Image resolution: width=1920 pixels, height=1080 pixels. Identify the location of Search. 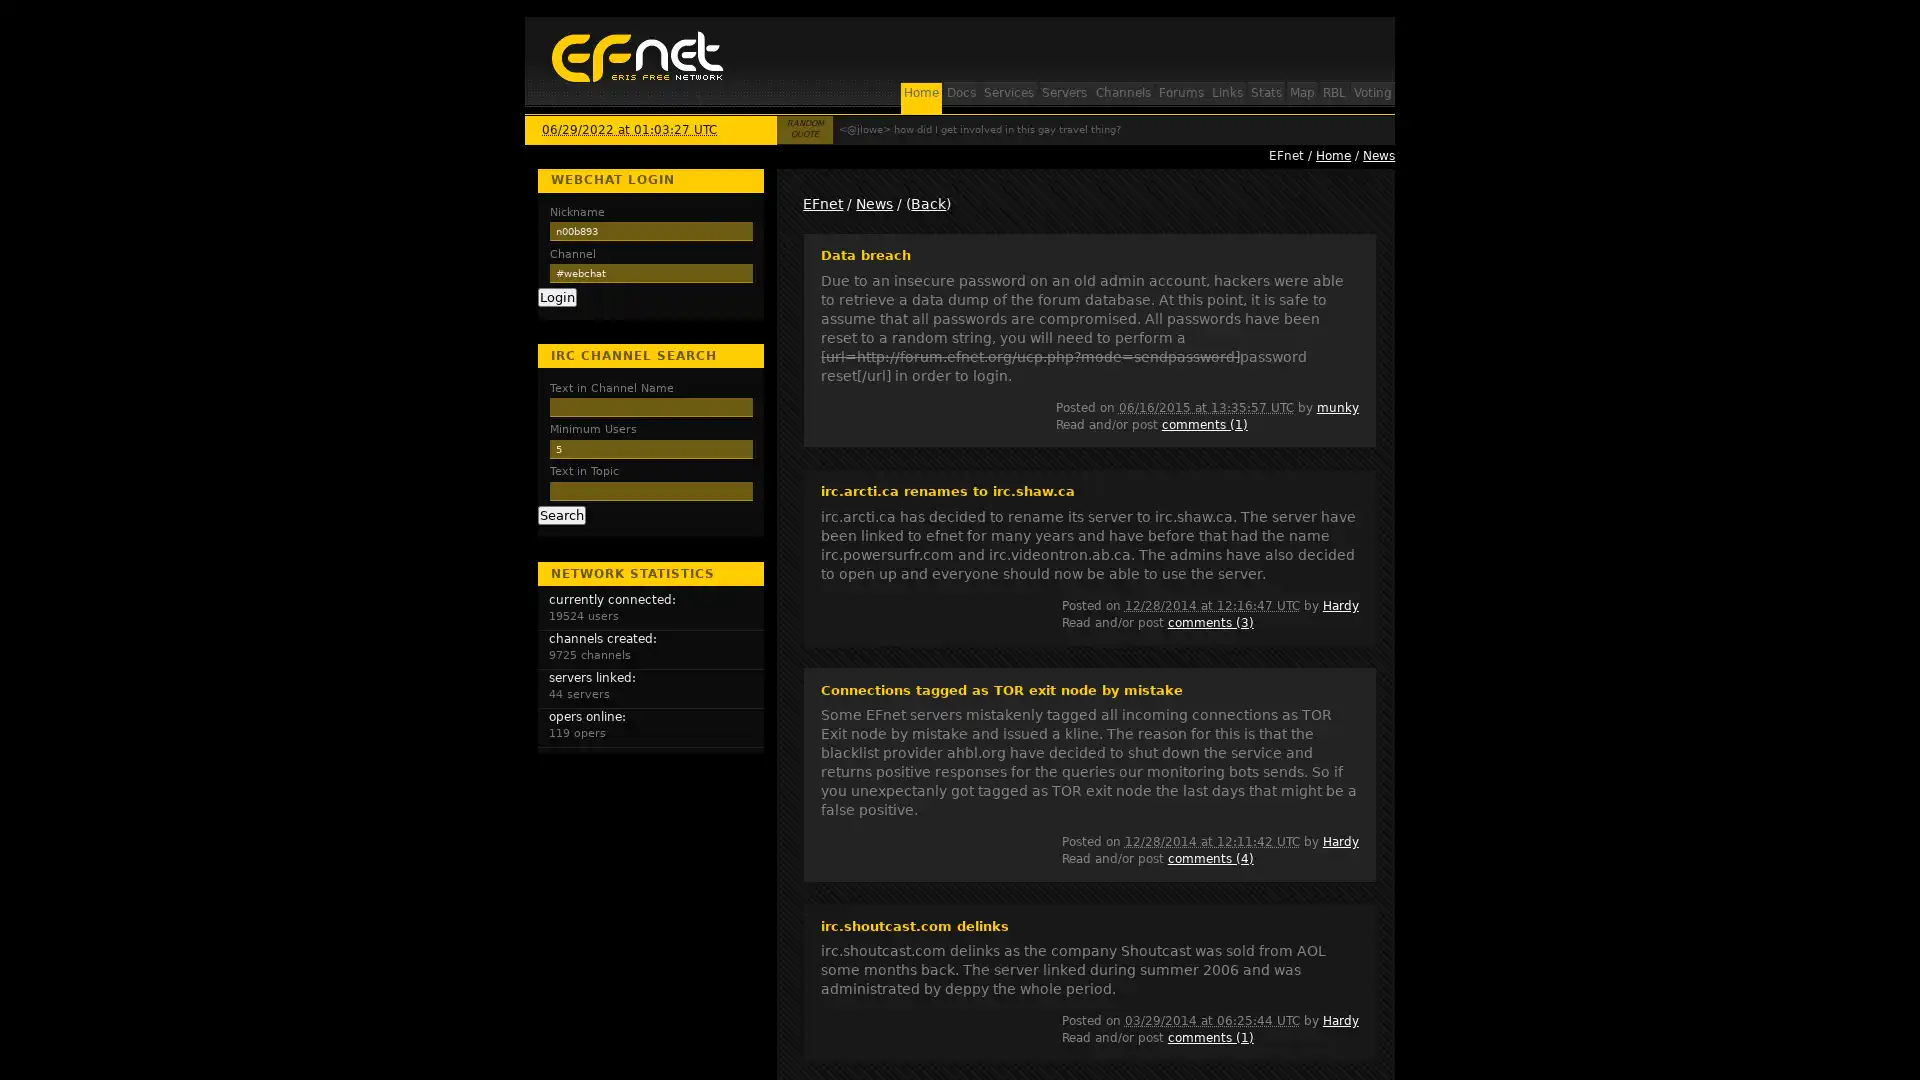
(560, 514).